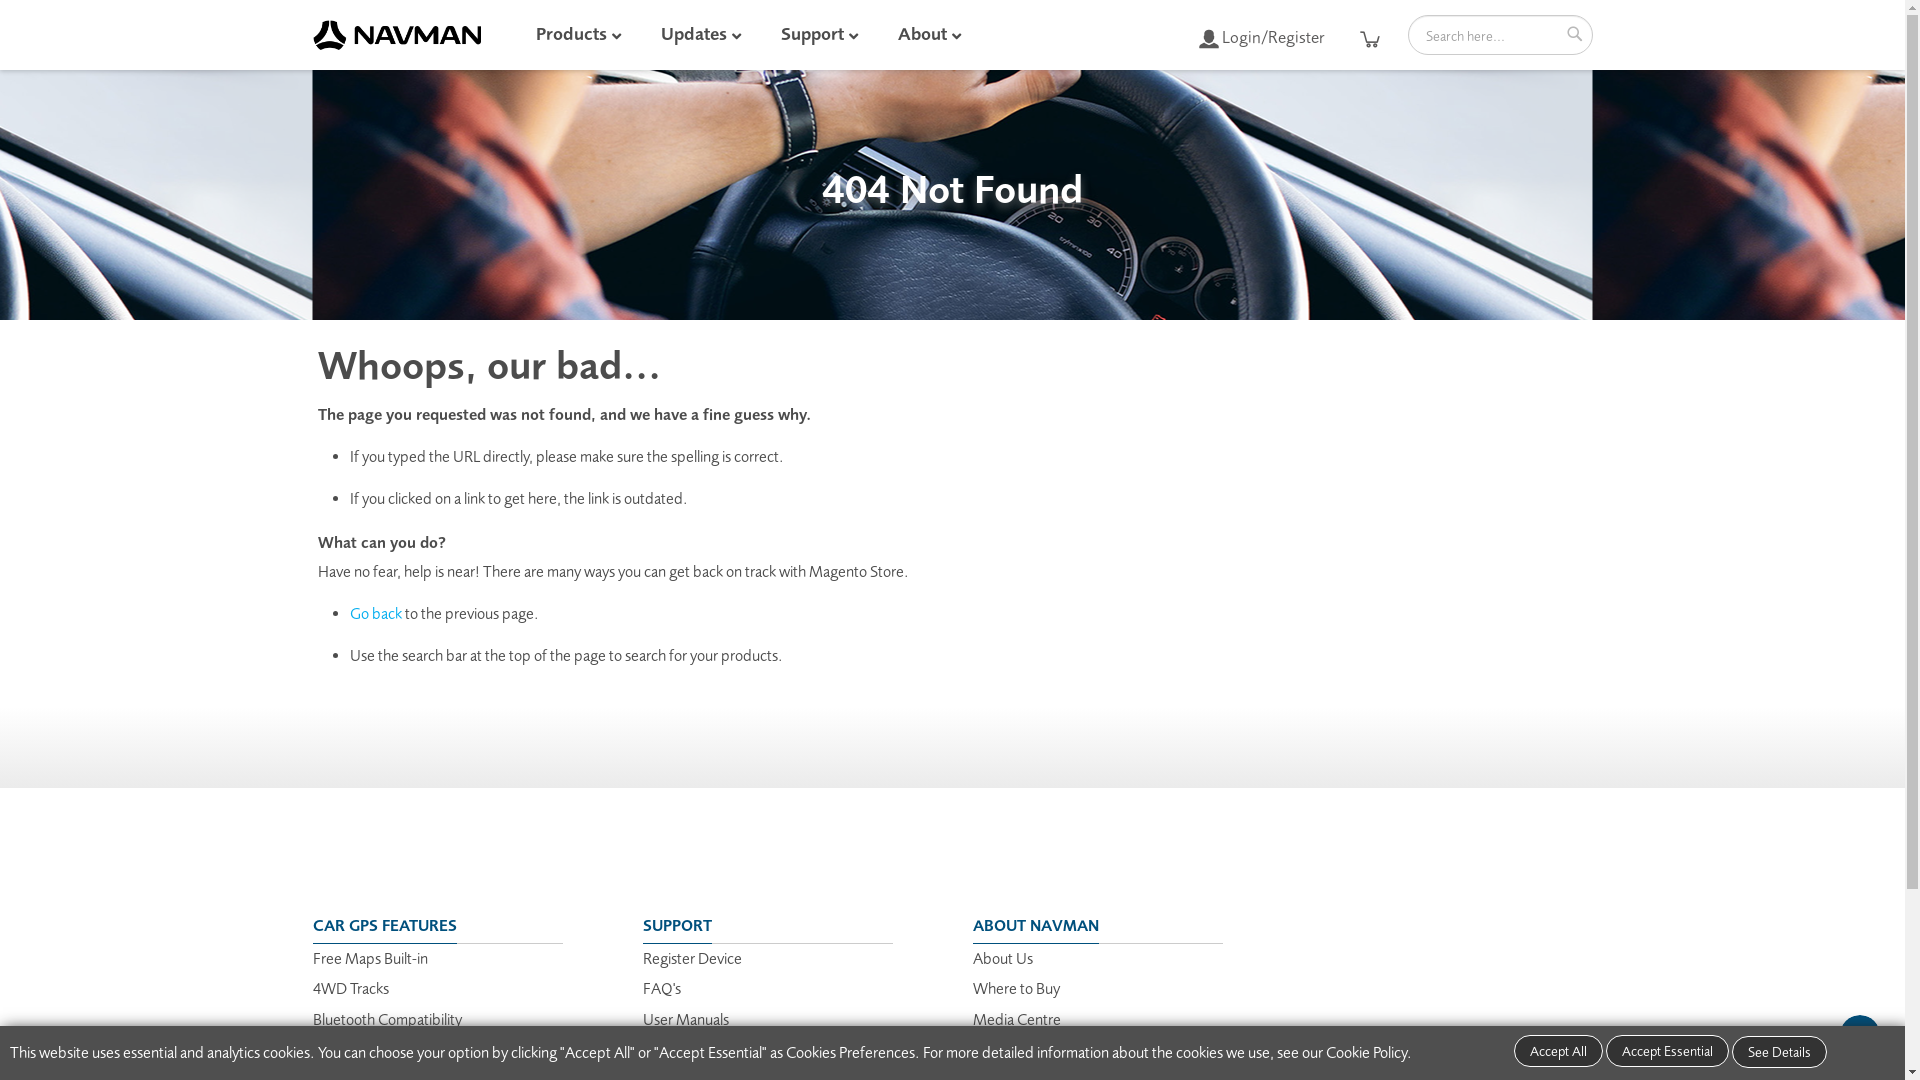 The image size is (1920, 1080). What do you see at coordinates (1259, 37) in the screenshot?
I see `'Login/Register'` at bounding box center [1259, 37].